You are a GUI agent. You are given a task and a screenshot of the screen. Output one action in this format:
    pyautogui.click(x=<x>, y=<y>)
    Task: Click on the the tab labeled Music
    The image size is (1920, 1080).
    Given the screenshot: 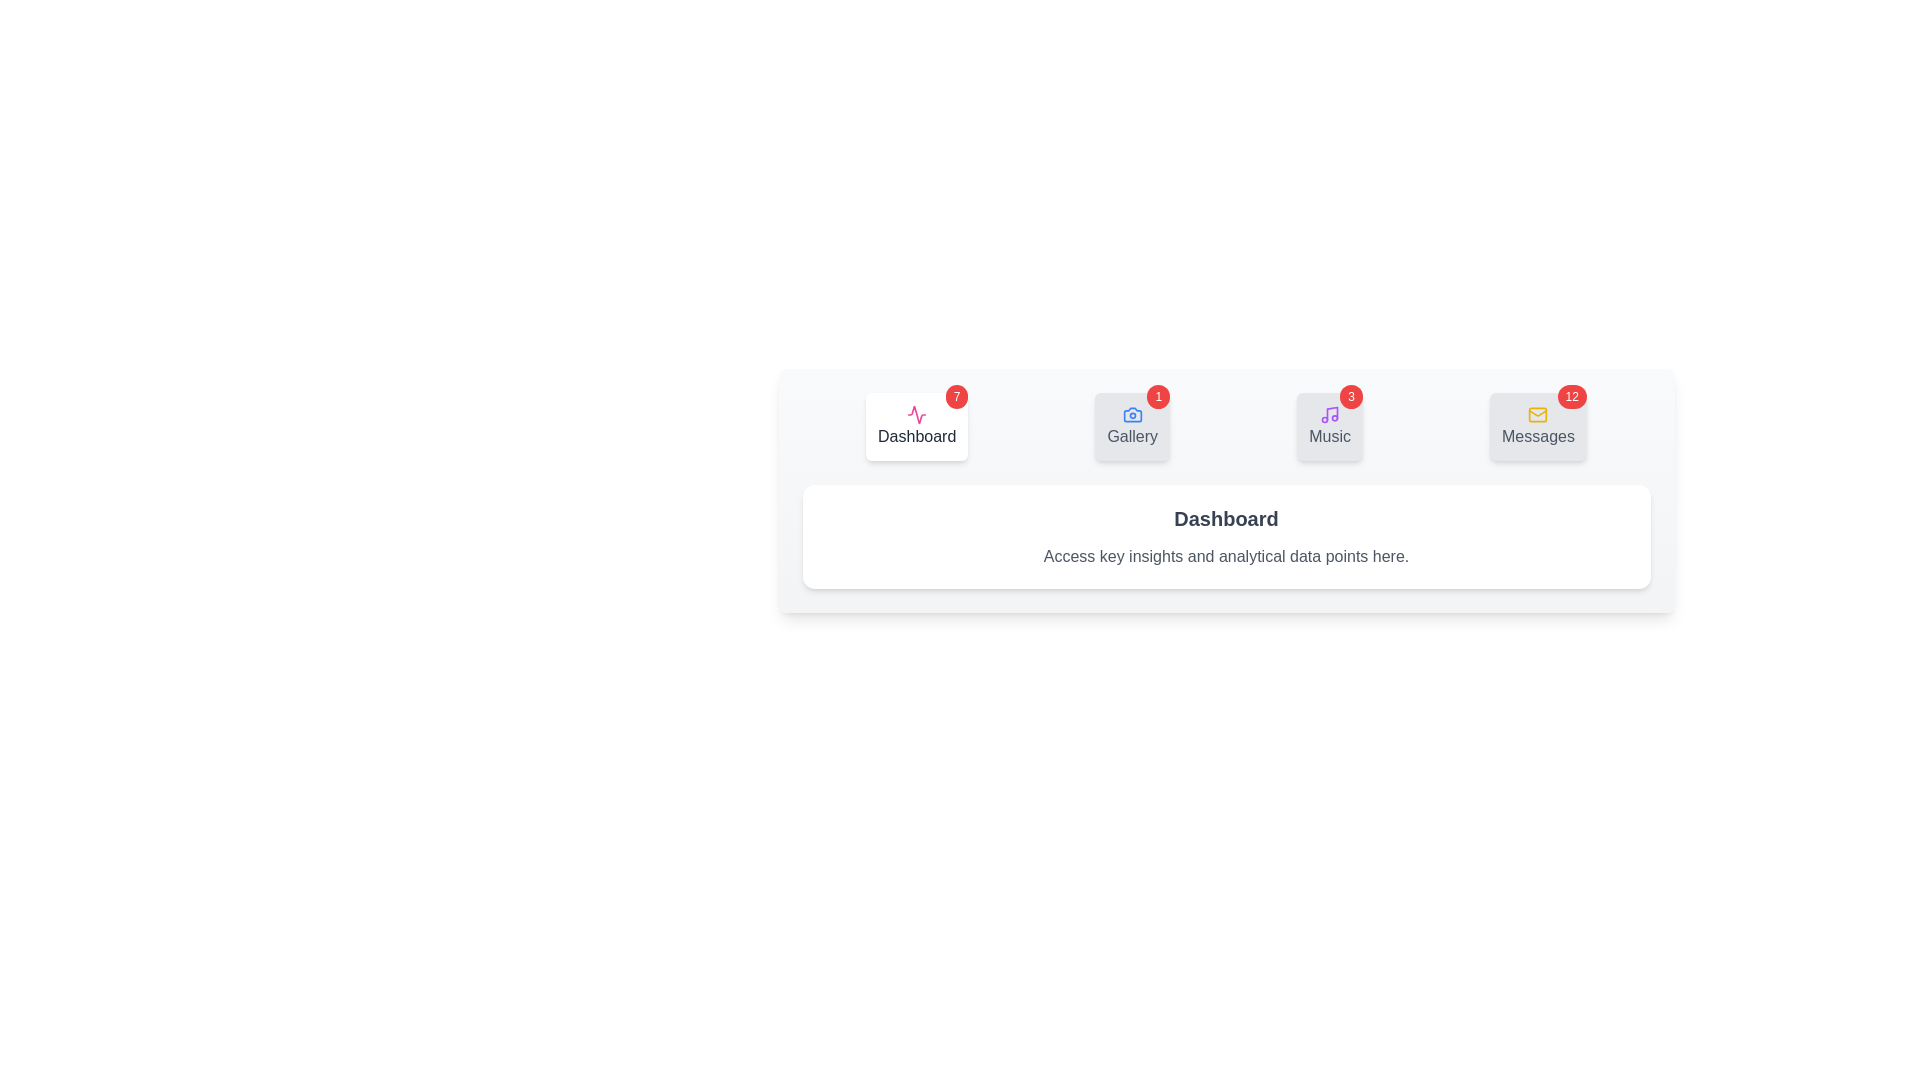 What is the action you would take?
    pyautogui.click(x=1329, y=426)
    